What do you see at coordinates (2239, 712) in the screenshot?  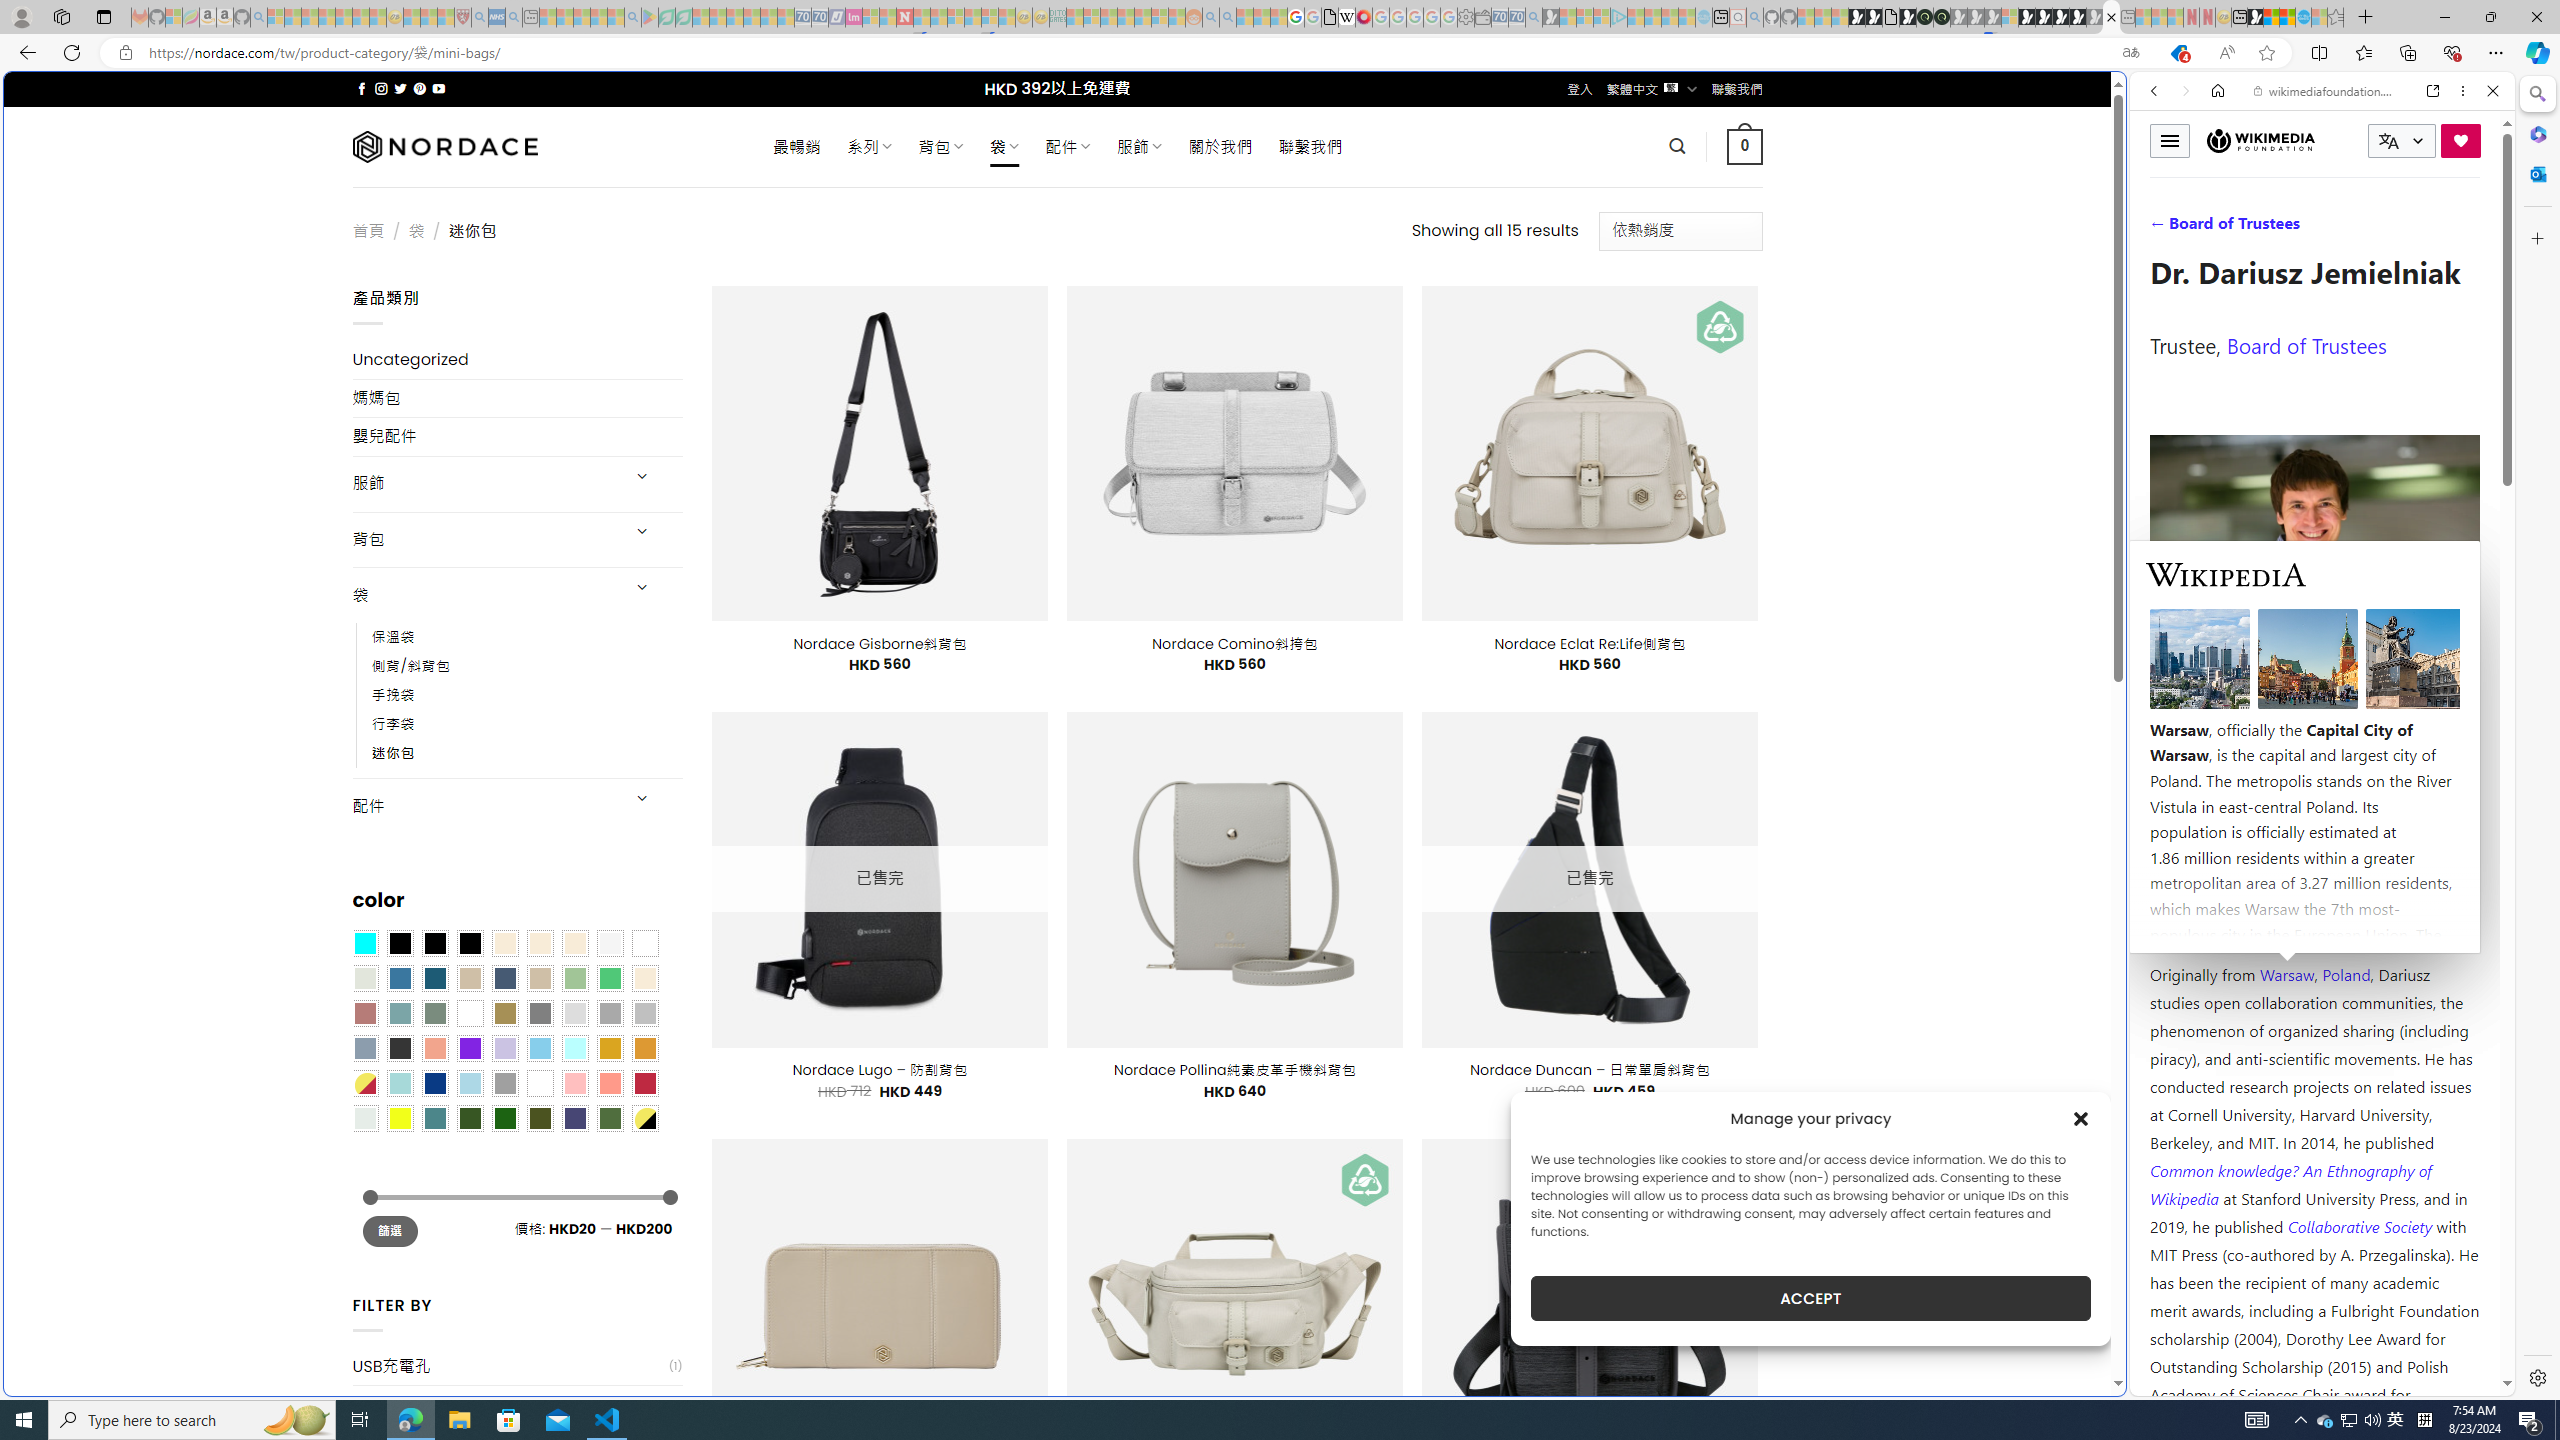 I see `'Profile on Meta-Wiki'` at bounding box center [2239, 712].